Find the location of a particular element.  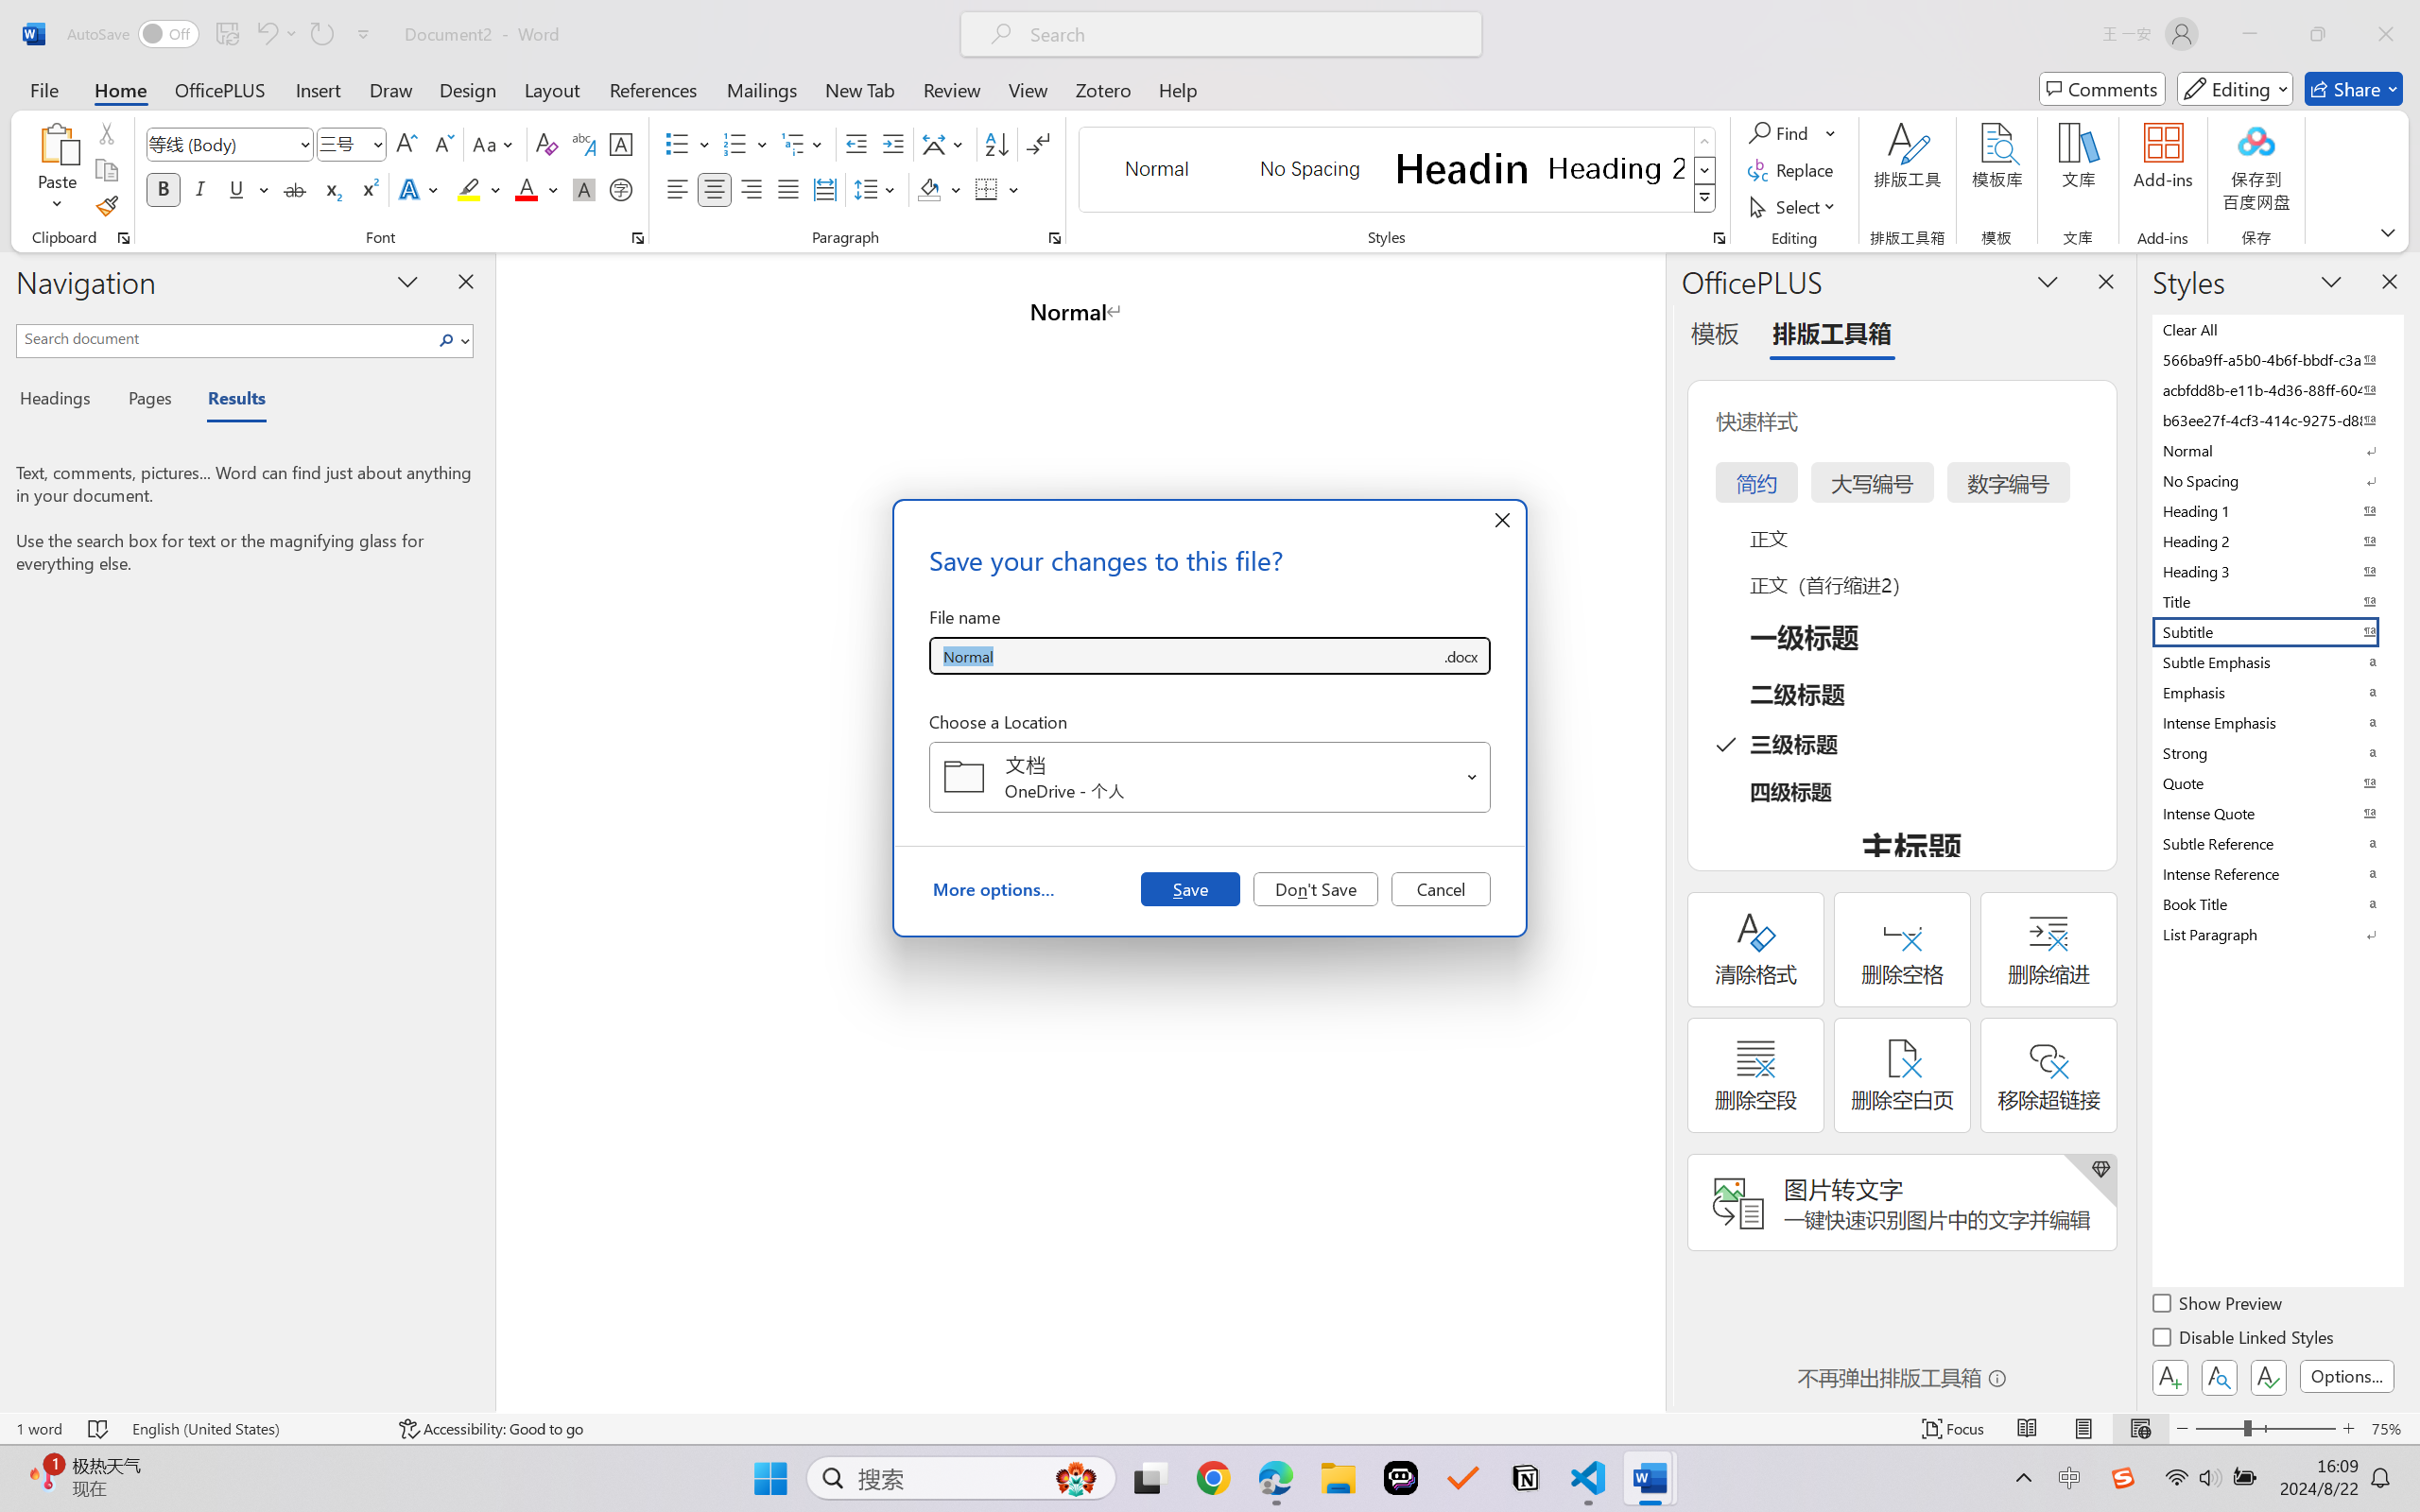

'Font' is located at coordinates (220, 144).